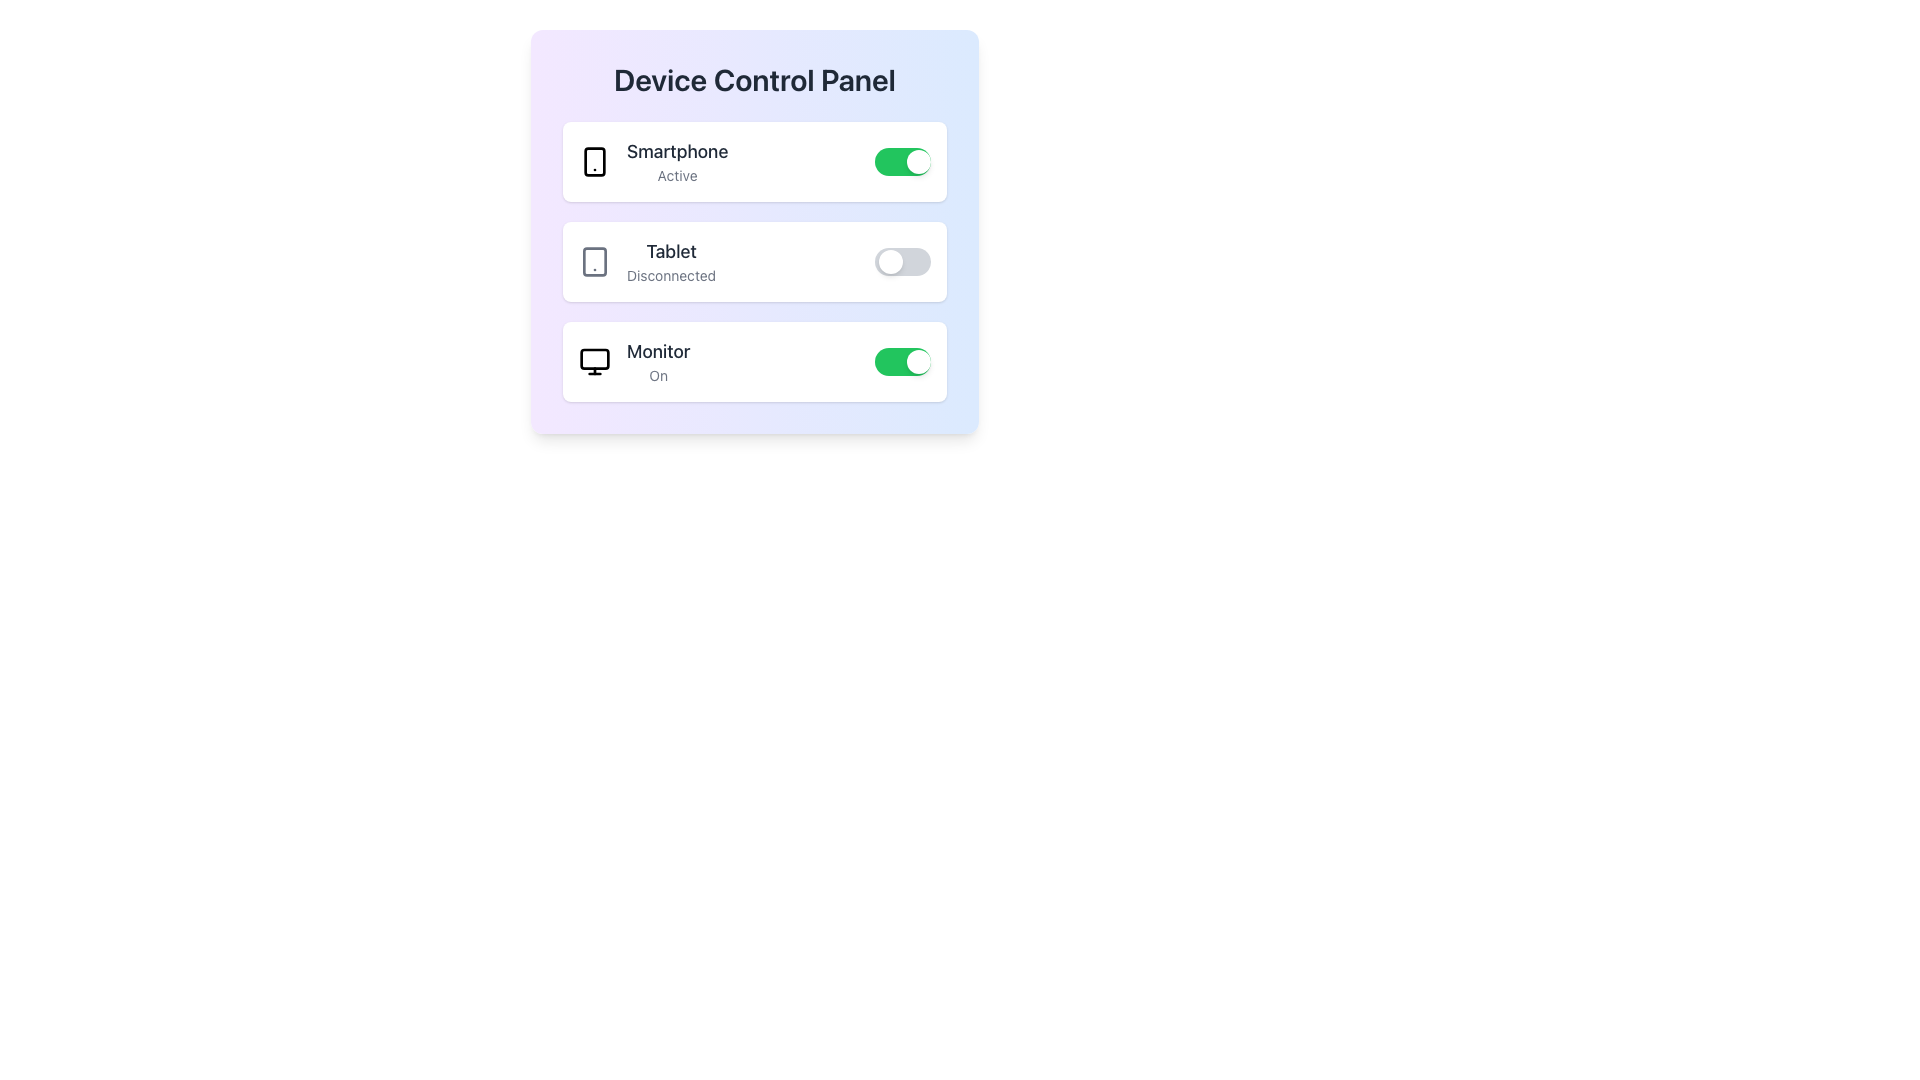 The width and height of the screenshot is (1920, 1080). I want to click on text content of the 'Active' status label for the device labeled 'Smartphone', which is located in the first item of the vertically aligned list in the 'Device Control Panel', so click(677, 161).